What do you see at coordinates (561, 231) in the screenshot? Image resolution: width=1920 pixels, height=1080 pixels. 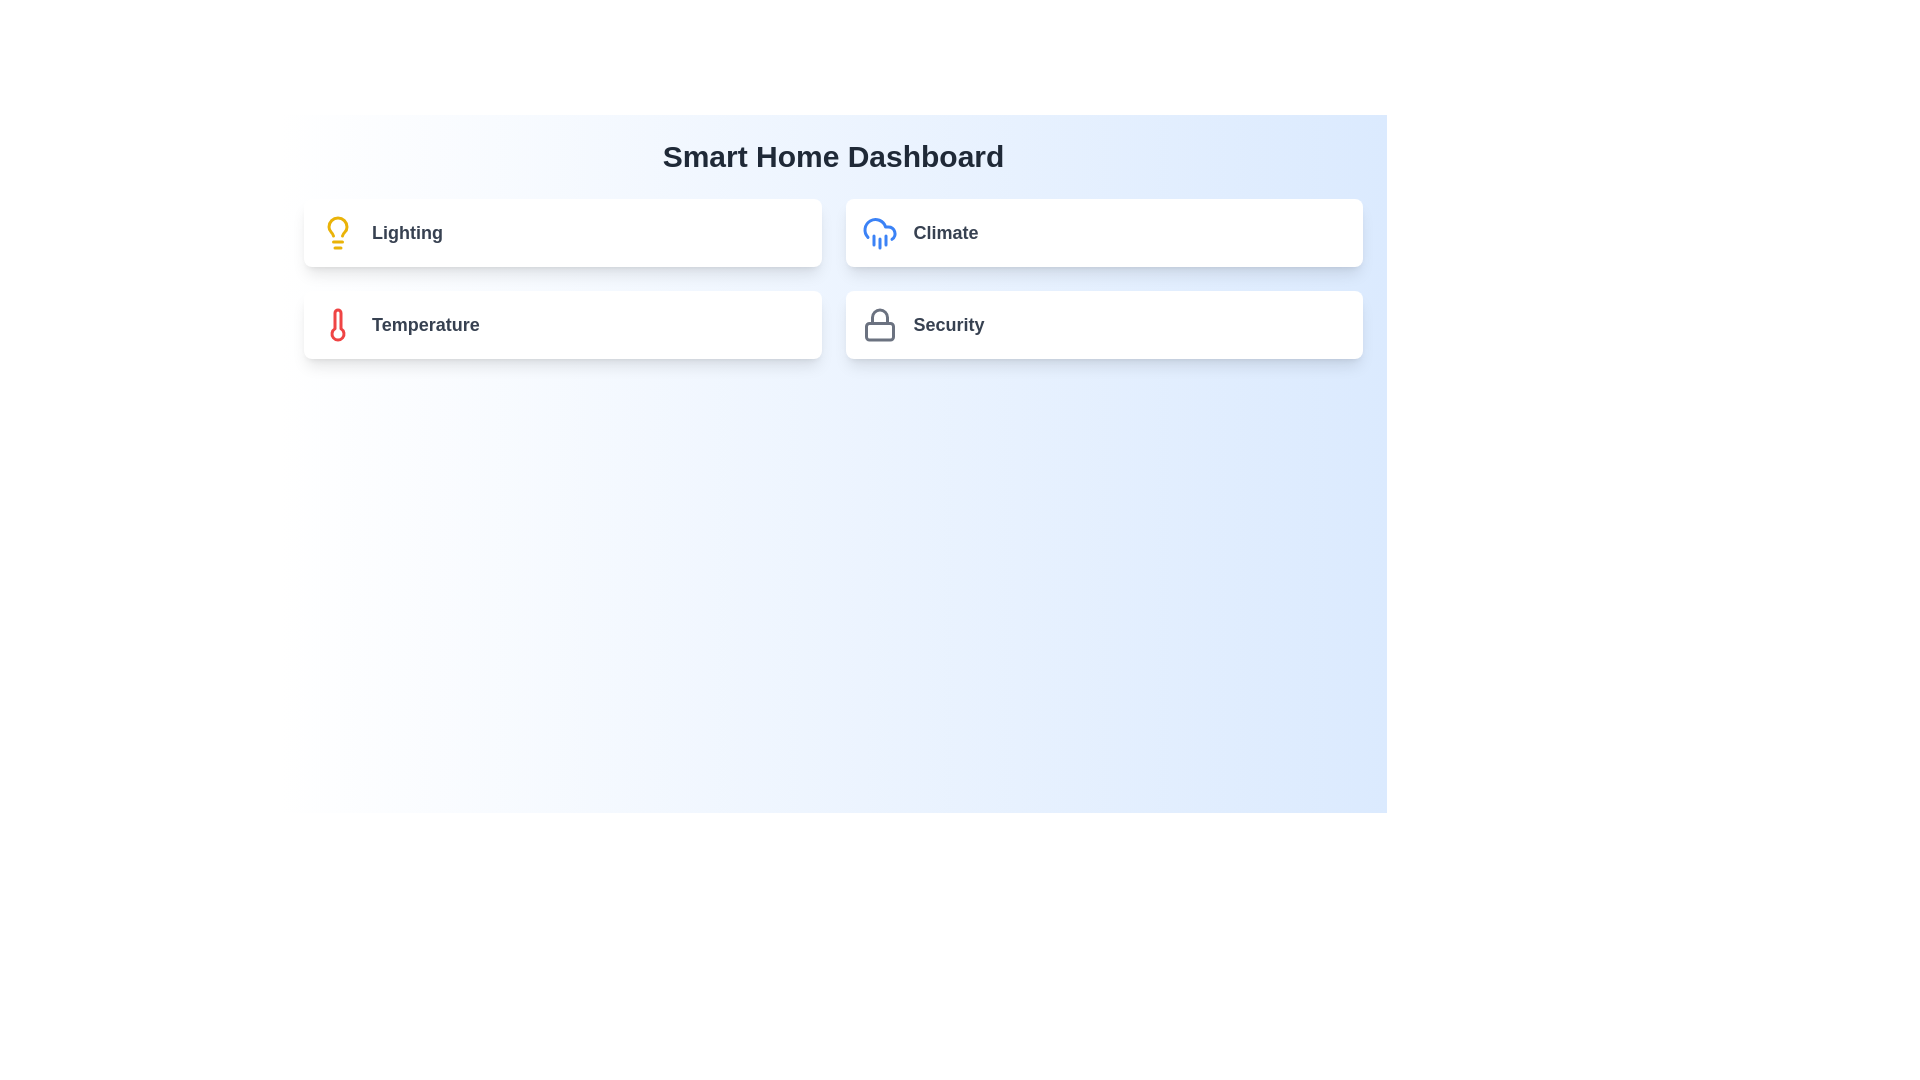 I see `the 'Lighting' card in the top-left quadrant of the smart home dashboard grid, which is the first card and positioned left of the 'Climate' card and above the 'Temperature' card` at bounding box center [561, 231].